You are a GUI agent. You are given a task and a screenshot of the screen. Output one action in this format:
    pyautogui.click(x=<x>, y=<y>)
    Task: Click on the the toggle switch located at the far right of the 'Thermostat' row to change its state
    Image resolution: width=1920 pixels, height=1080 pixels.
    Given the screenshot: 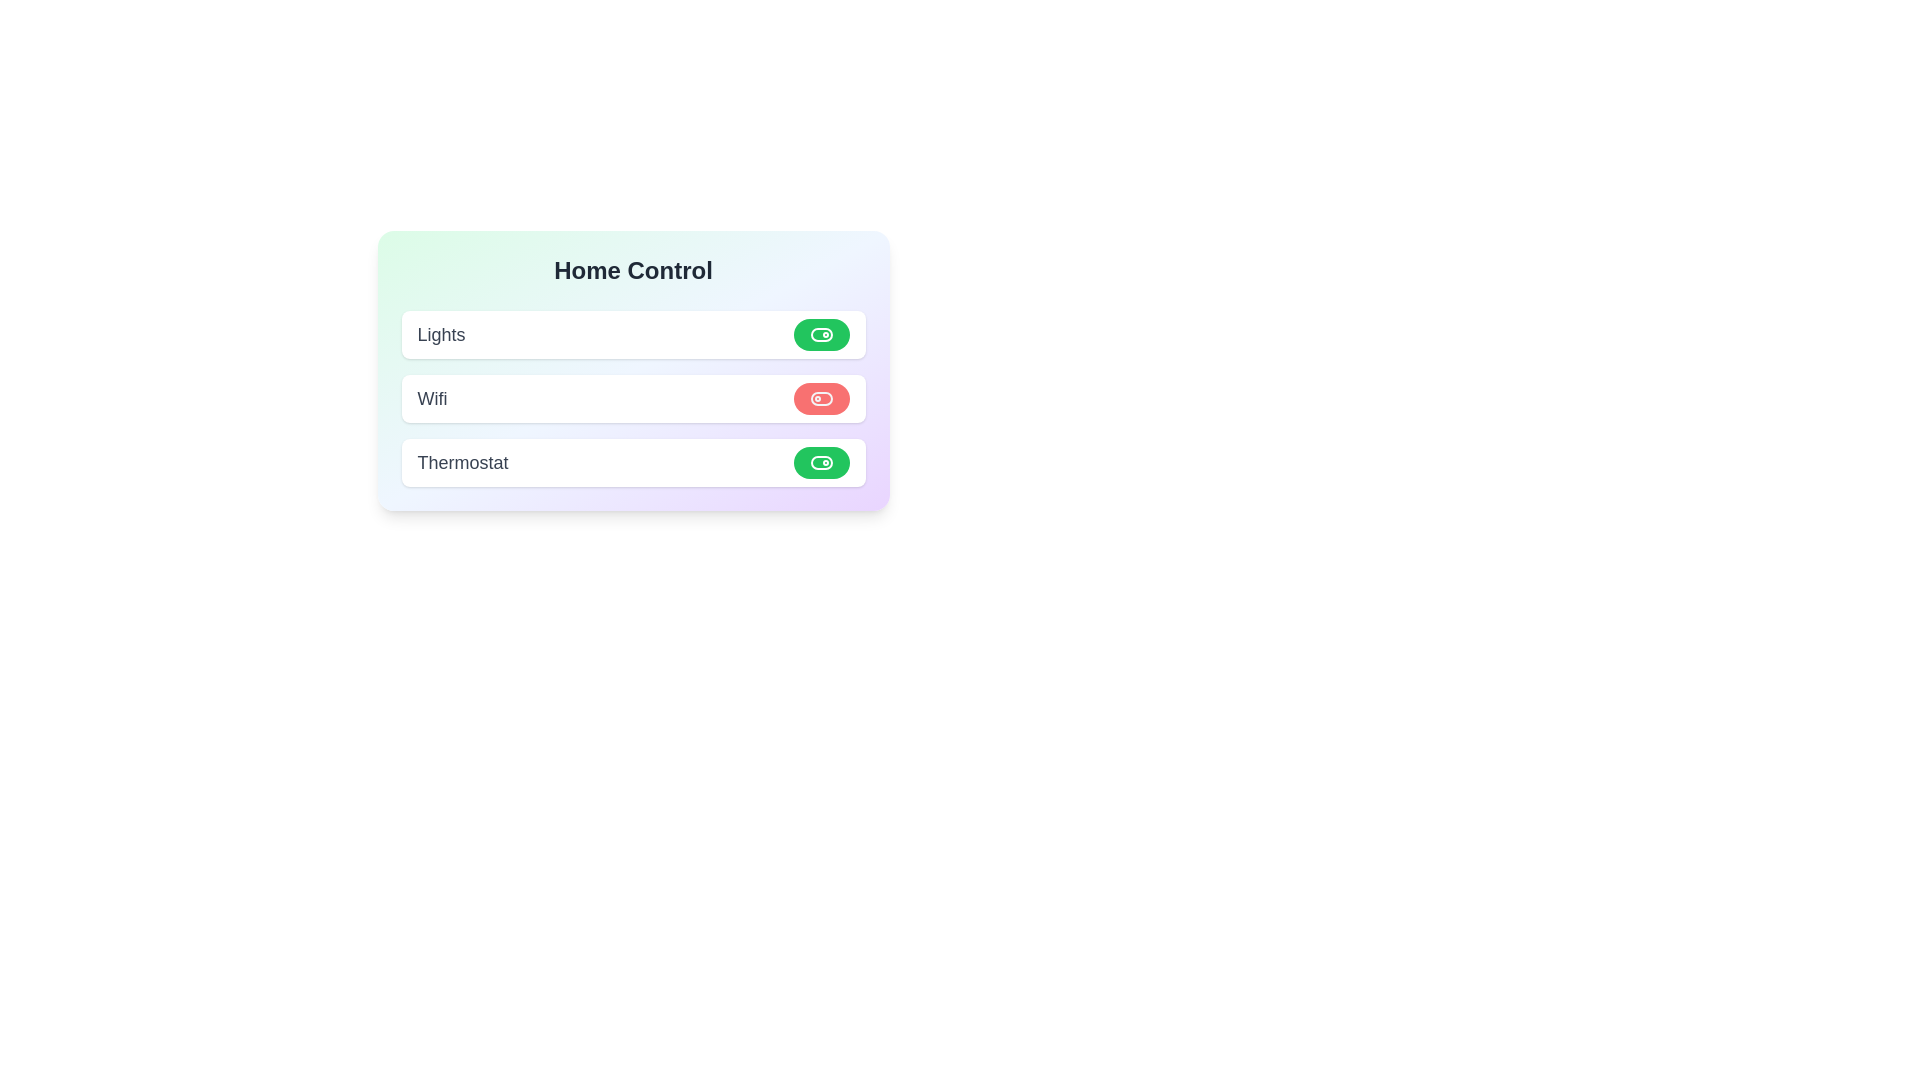 What is the action you would take?
    pyautogui.click(x=821, y=462)
    